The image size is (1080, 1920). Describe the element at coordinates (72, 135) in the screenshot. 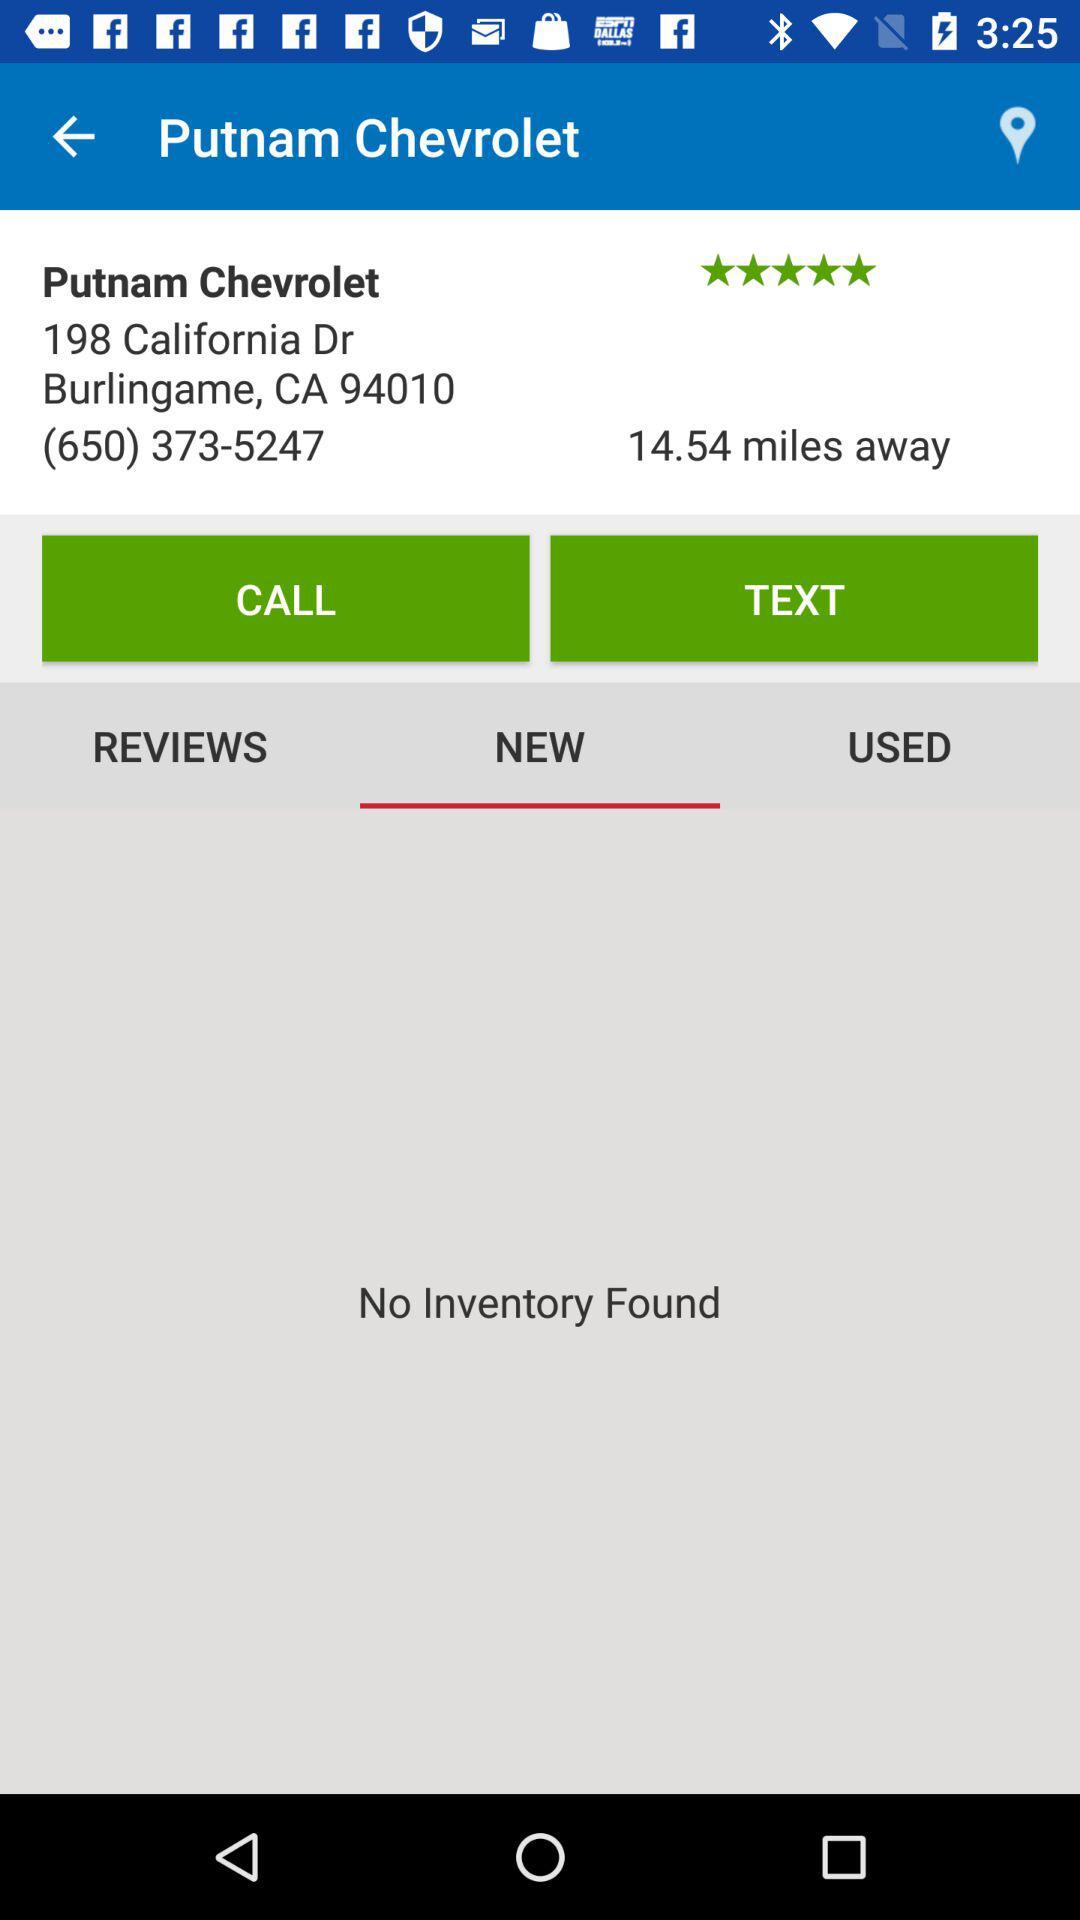

I see `icon to the left of putnam chevrolet app` at that location.